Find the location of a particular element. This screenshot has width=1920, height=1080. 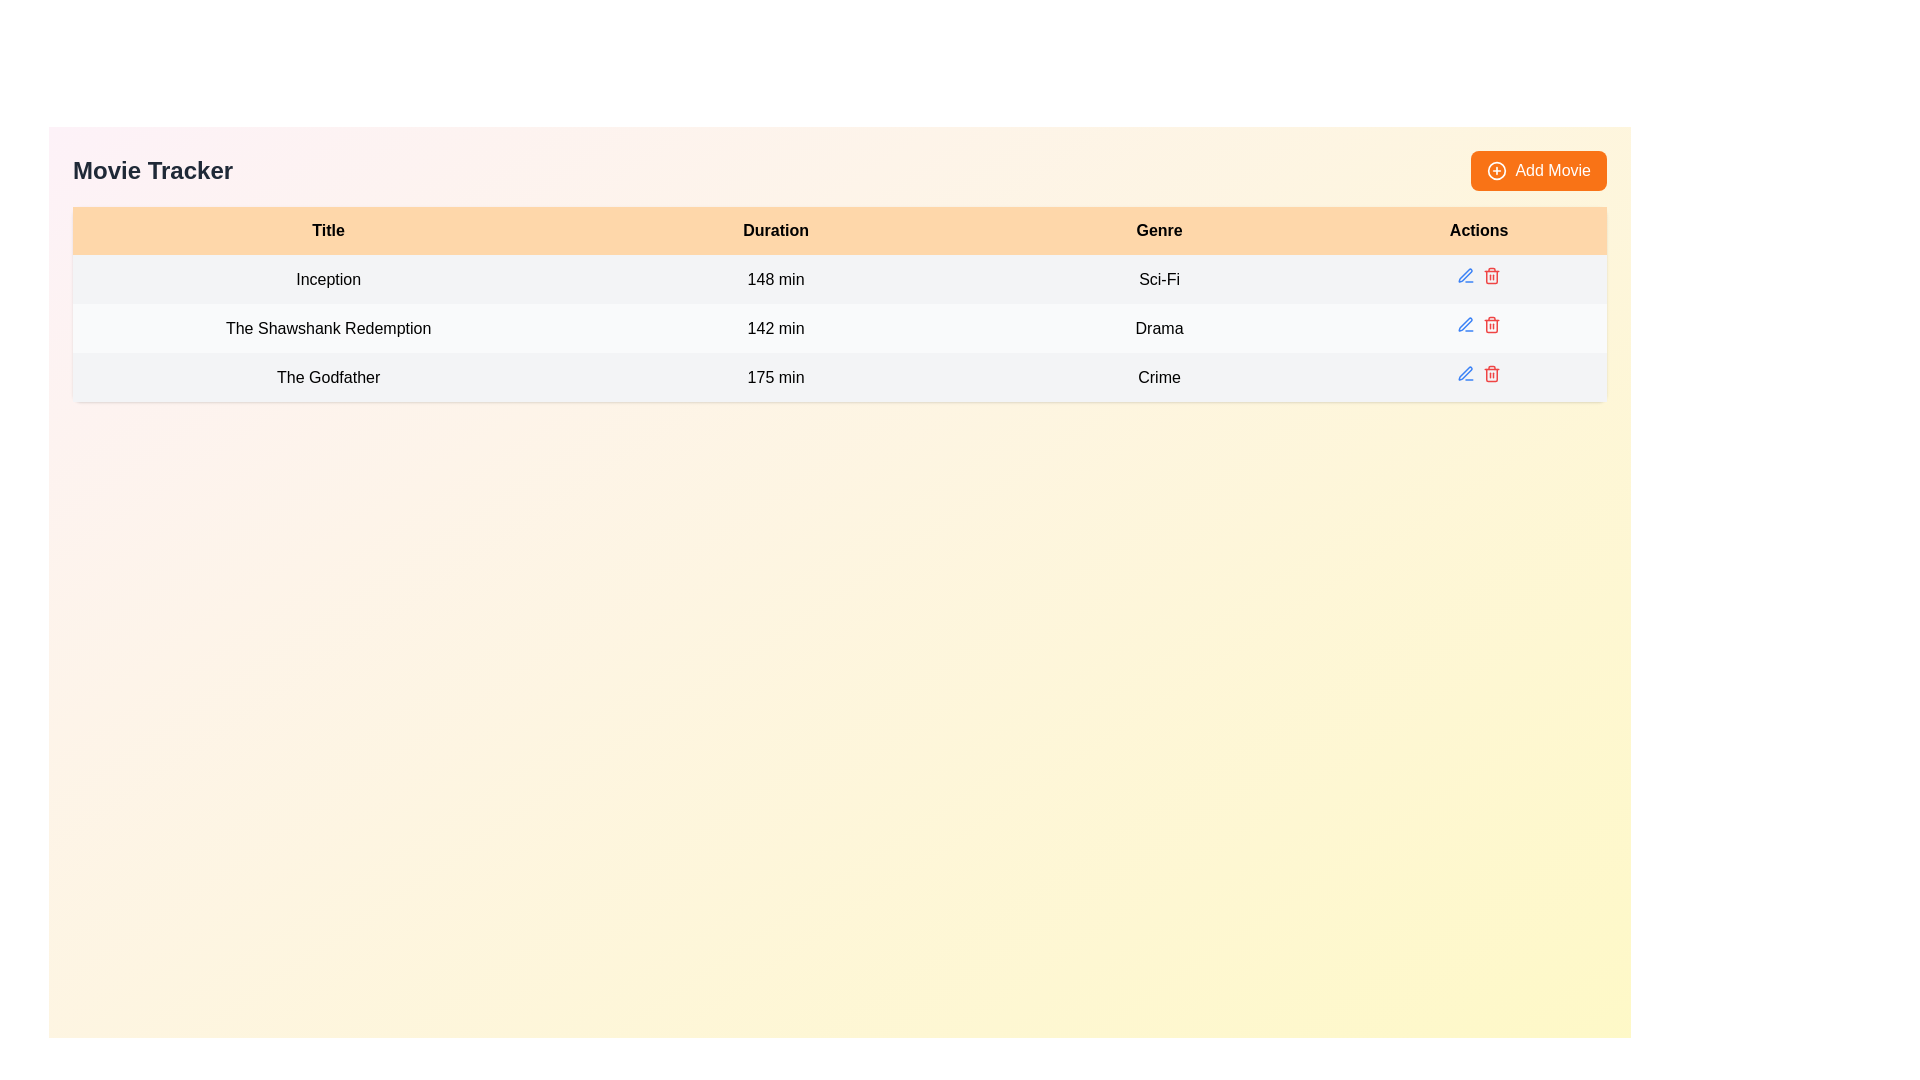

the delete button associated with 'The Shawshank Redemption' in the Actions column of the movie tracker table is located at coordinates (1492, 276).